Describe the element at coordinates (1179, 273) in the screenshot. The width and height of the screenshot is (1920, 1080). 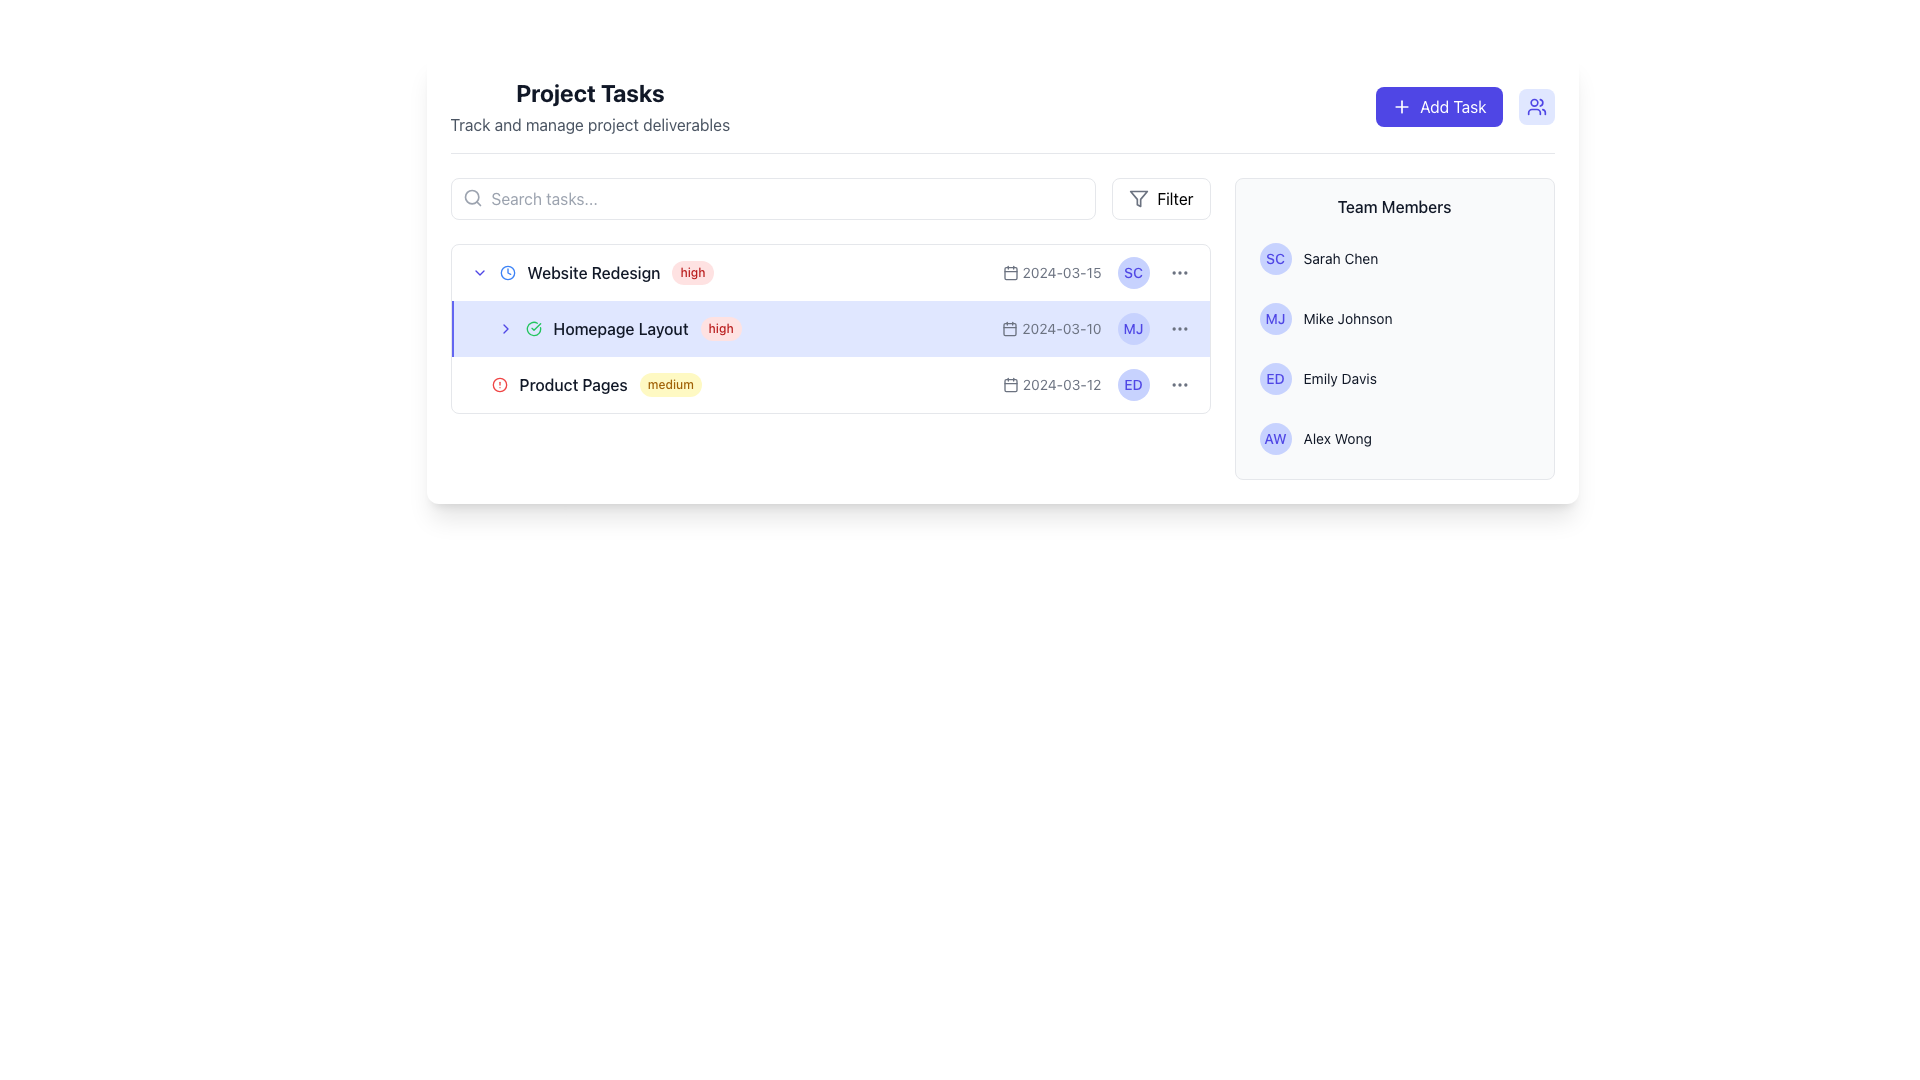
I see `the circular interactive button with three vertically-aligned gray dots` at that location.